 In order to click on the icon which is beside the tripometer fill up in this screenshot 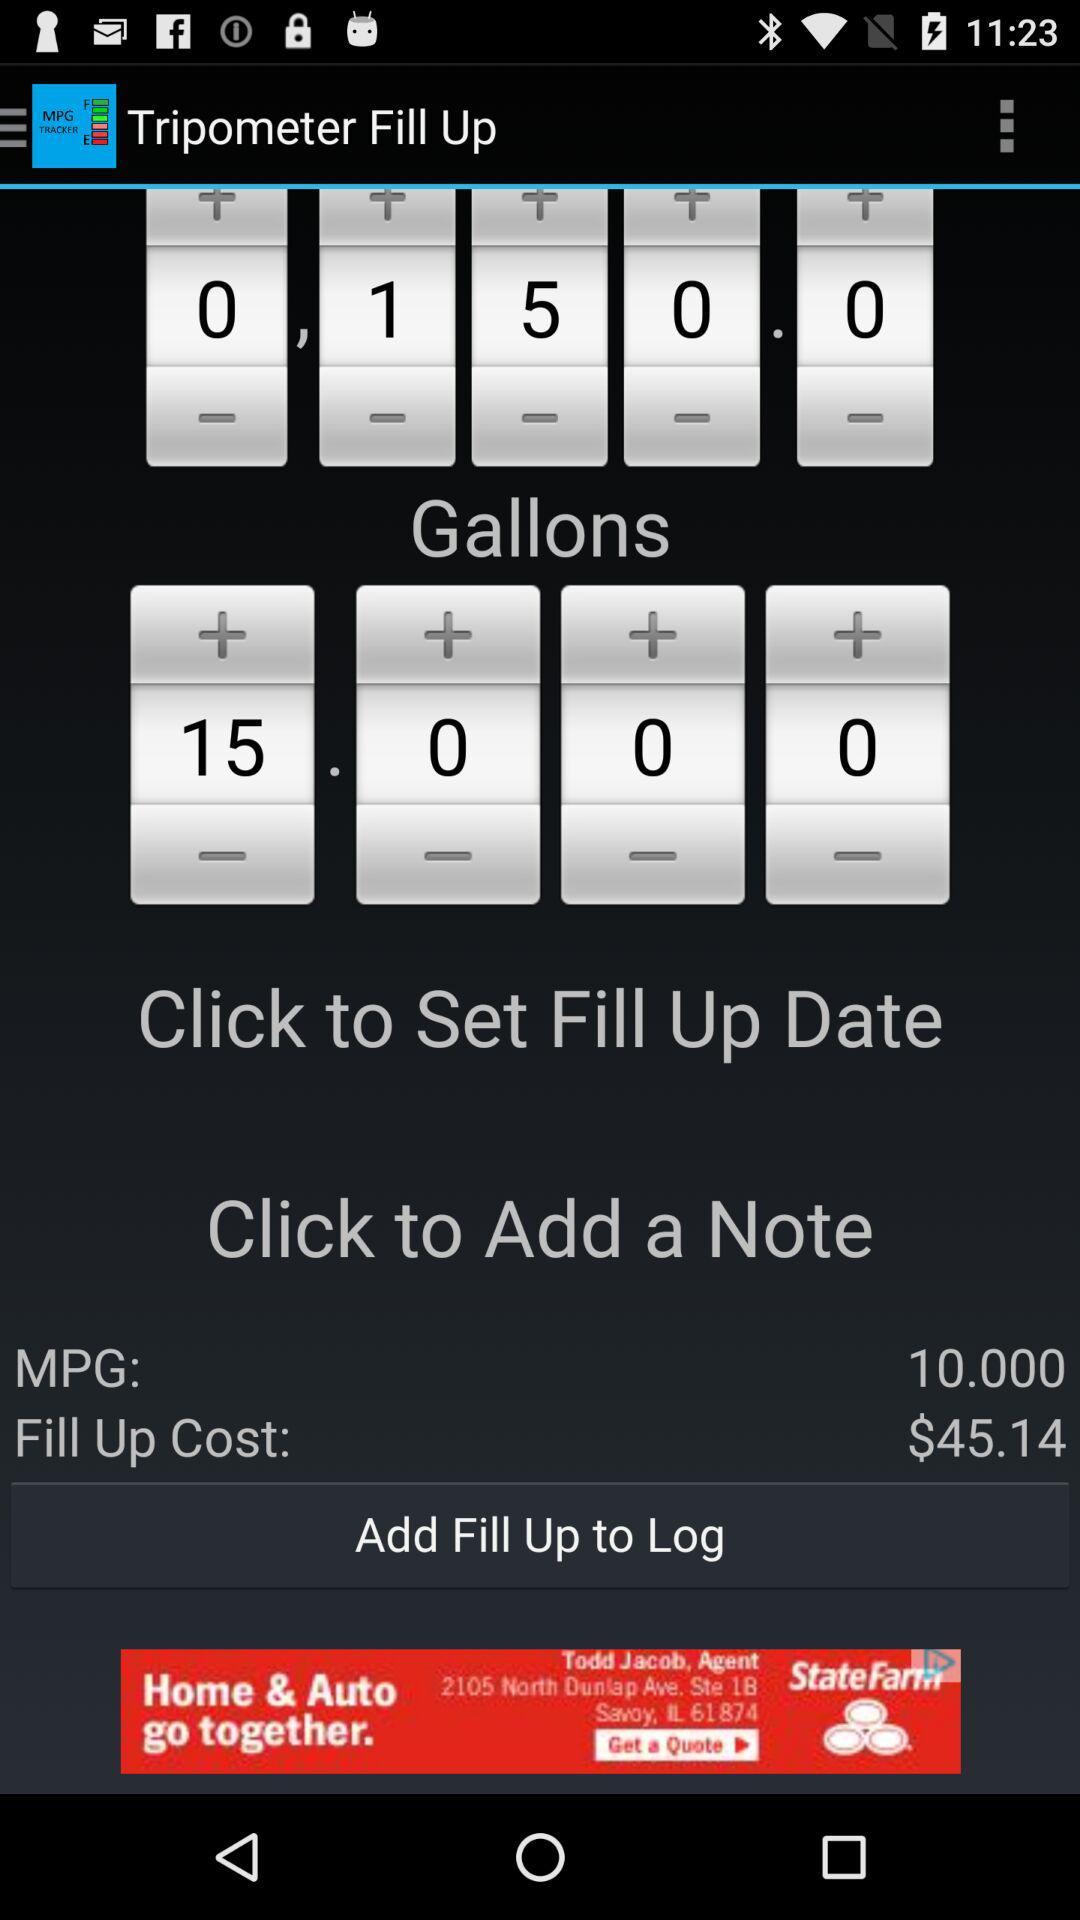, I will do `click(72, 124)`.